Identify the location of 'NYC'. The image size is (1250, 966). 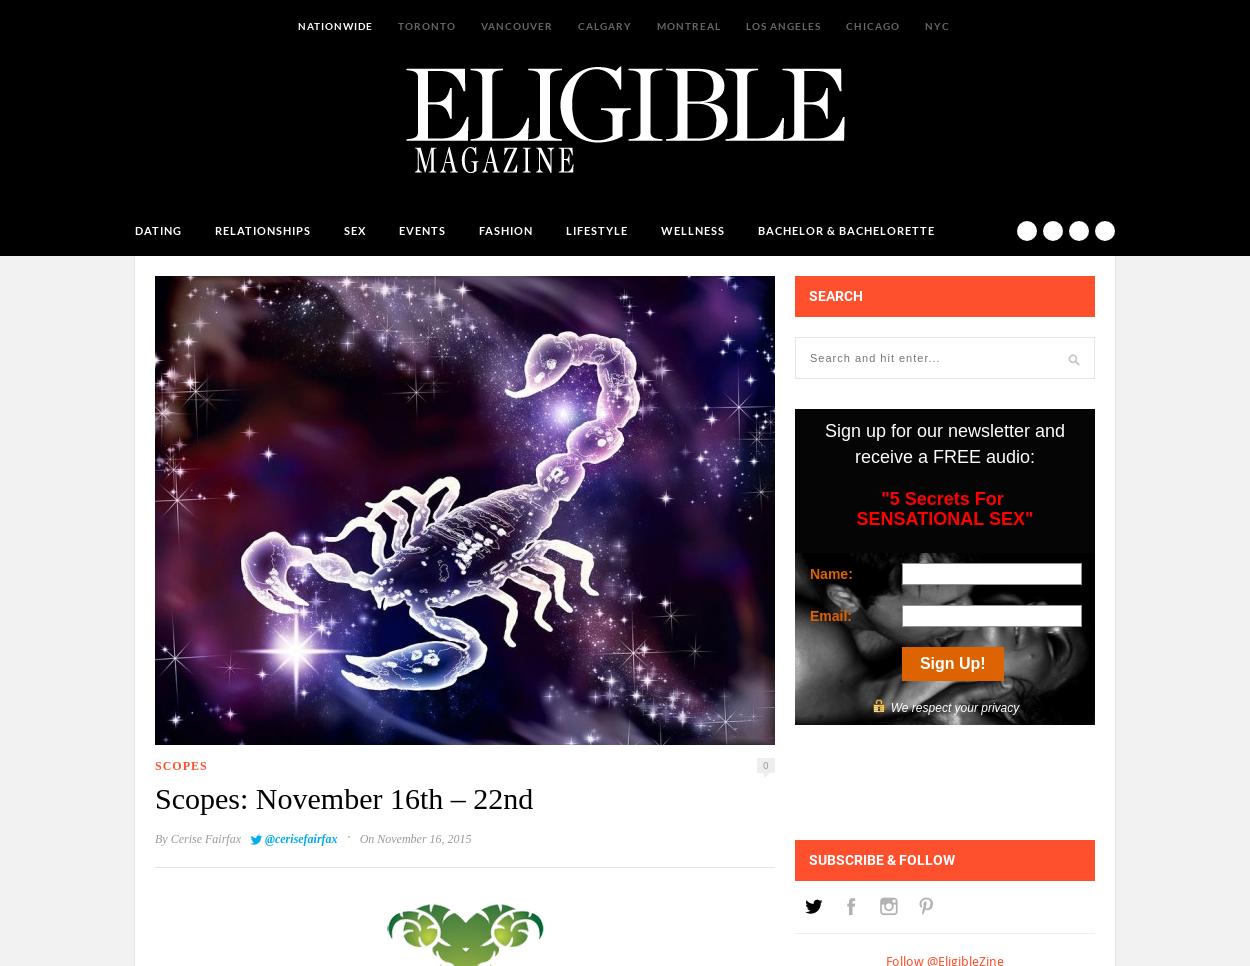
(936, 24).